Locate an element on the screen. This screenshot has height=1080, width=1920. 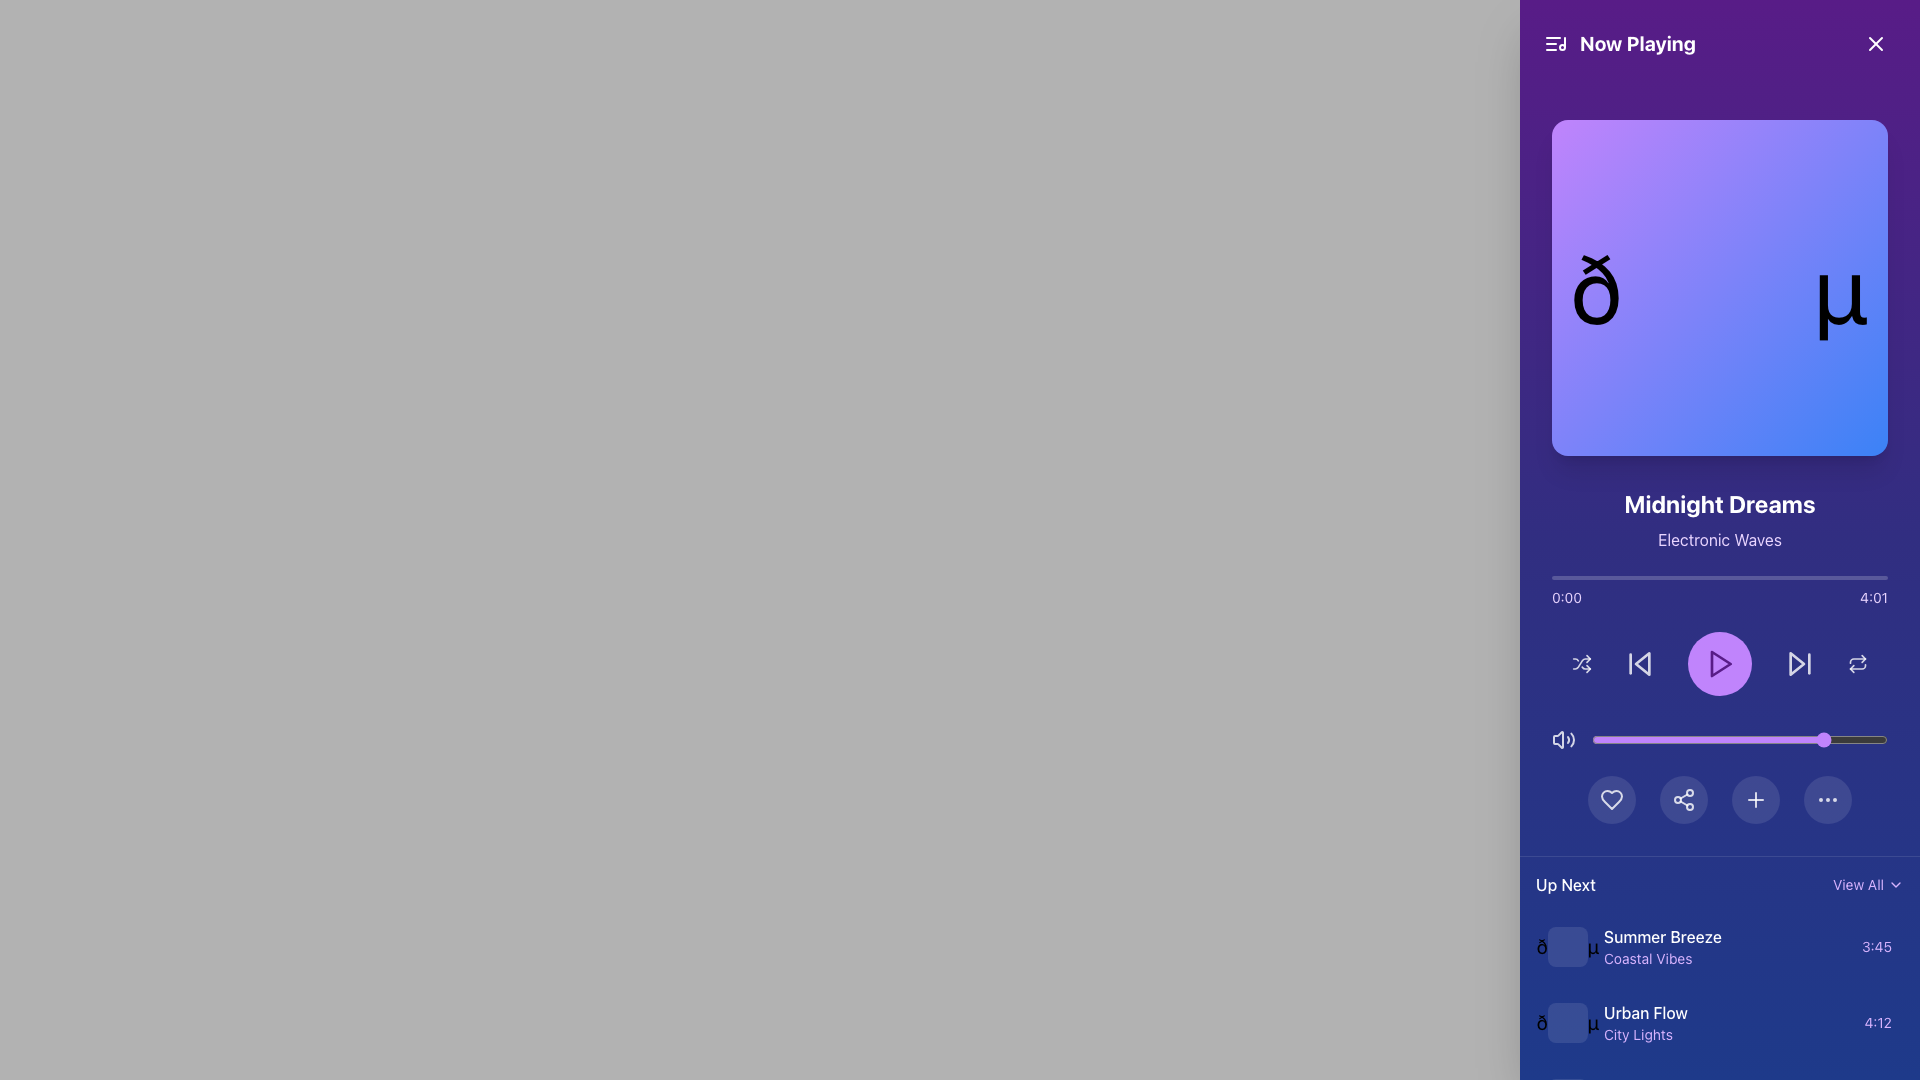
the content of the Text Display showing the title and subtitle of the first song in the 'Up Next' list, located in the music application, positioned between a musical note icon and a timestamp is located at coordinates (1723, 946).